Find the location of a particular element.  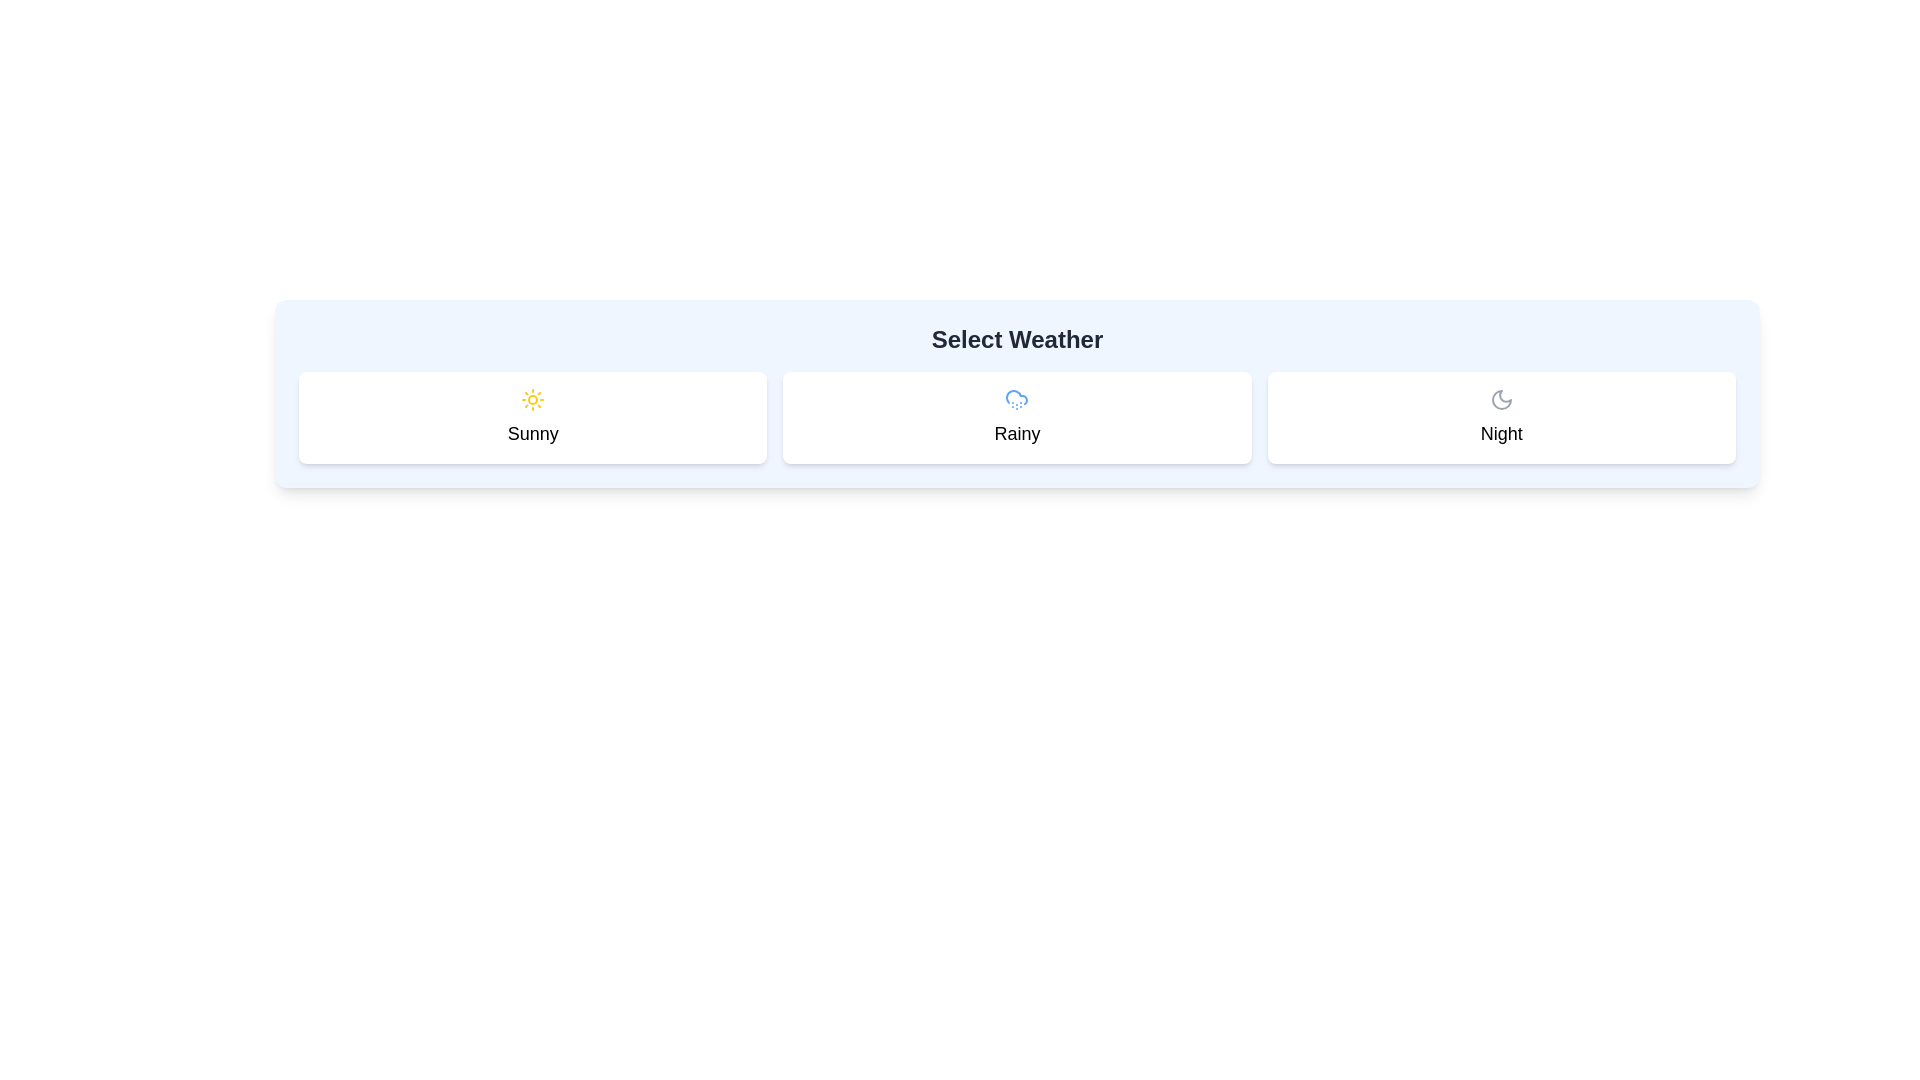

the blue cloud icon with dotted snow below it, located in the 'Rainy' box above the 'Rainy' label is located at coordinates (1017, 400).